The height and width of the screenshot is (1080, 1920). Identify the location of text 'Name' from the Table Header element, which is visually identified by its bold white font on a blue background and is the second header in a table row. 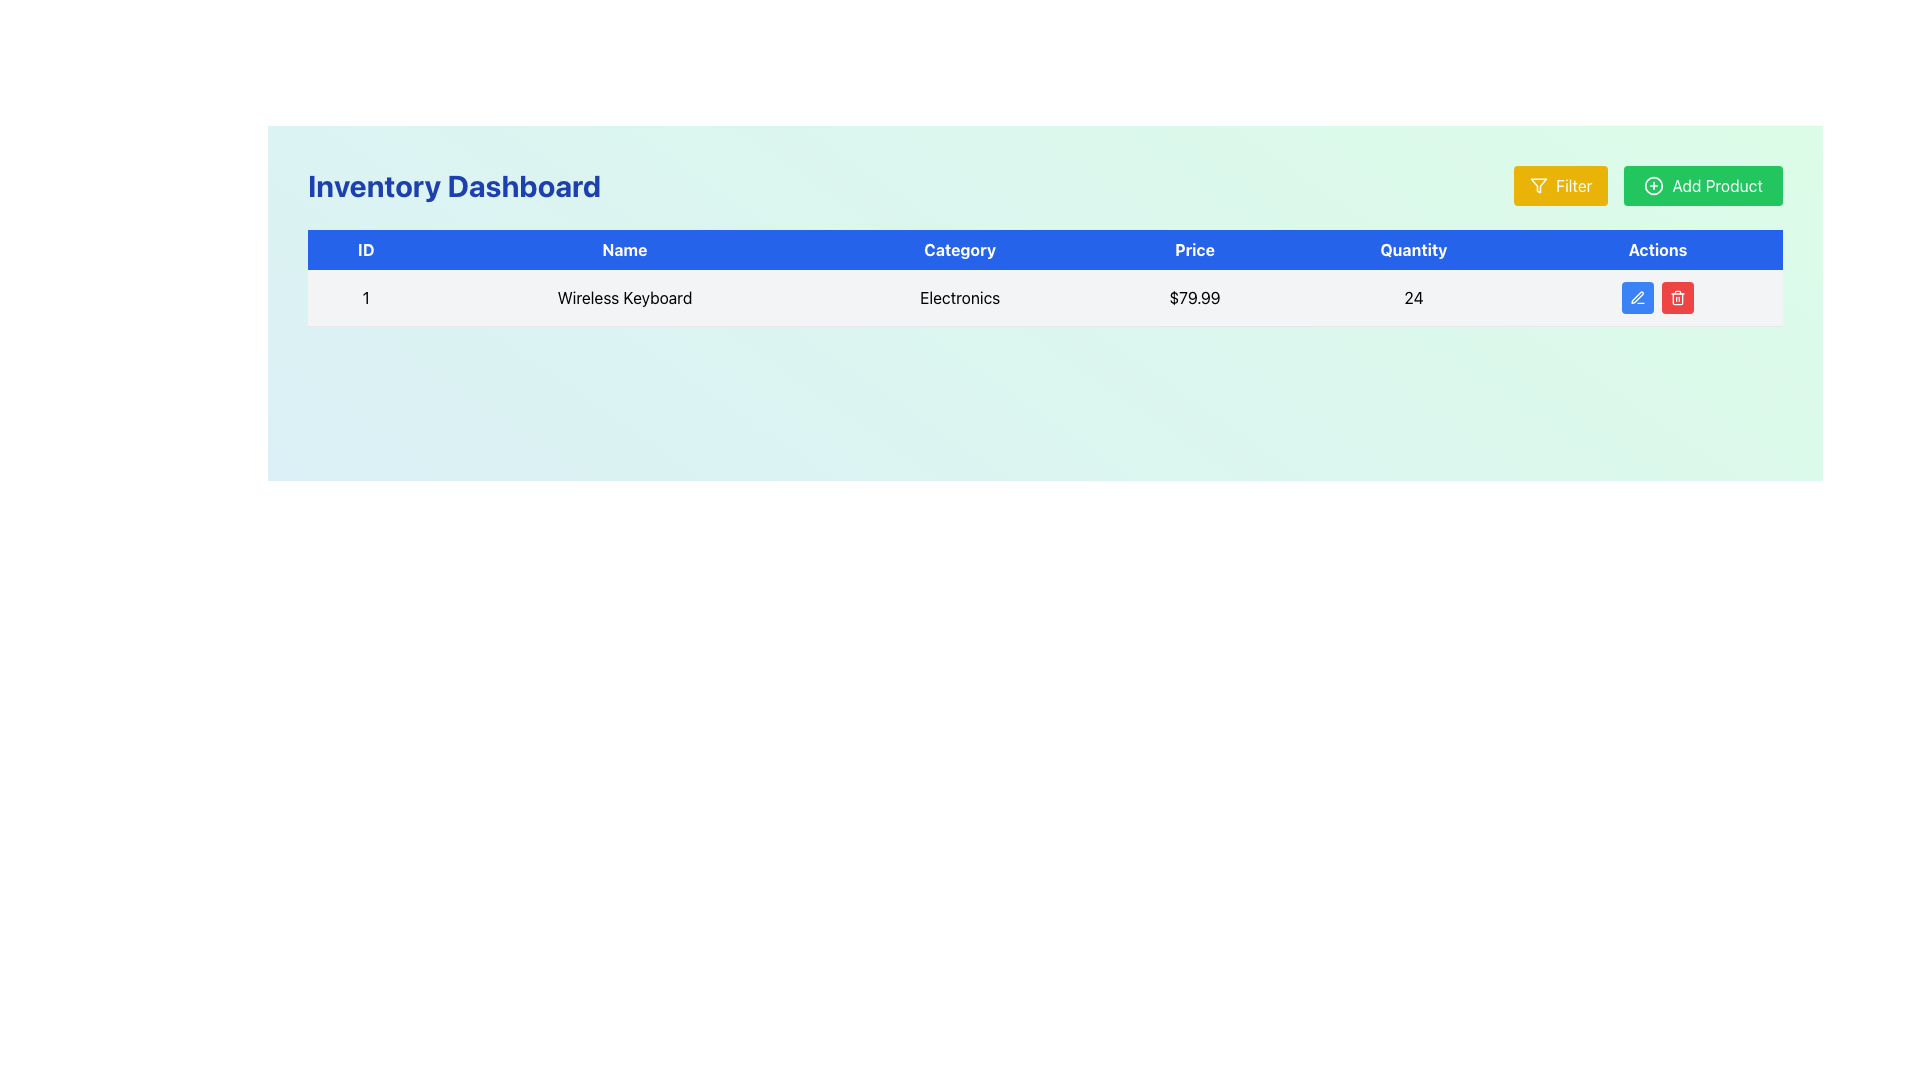
(623, 249).